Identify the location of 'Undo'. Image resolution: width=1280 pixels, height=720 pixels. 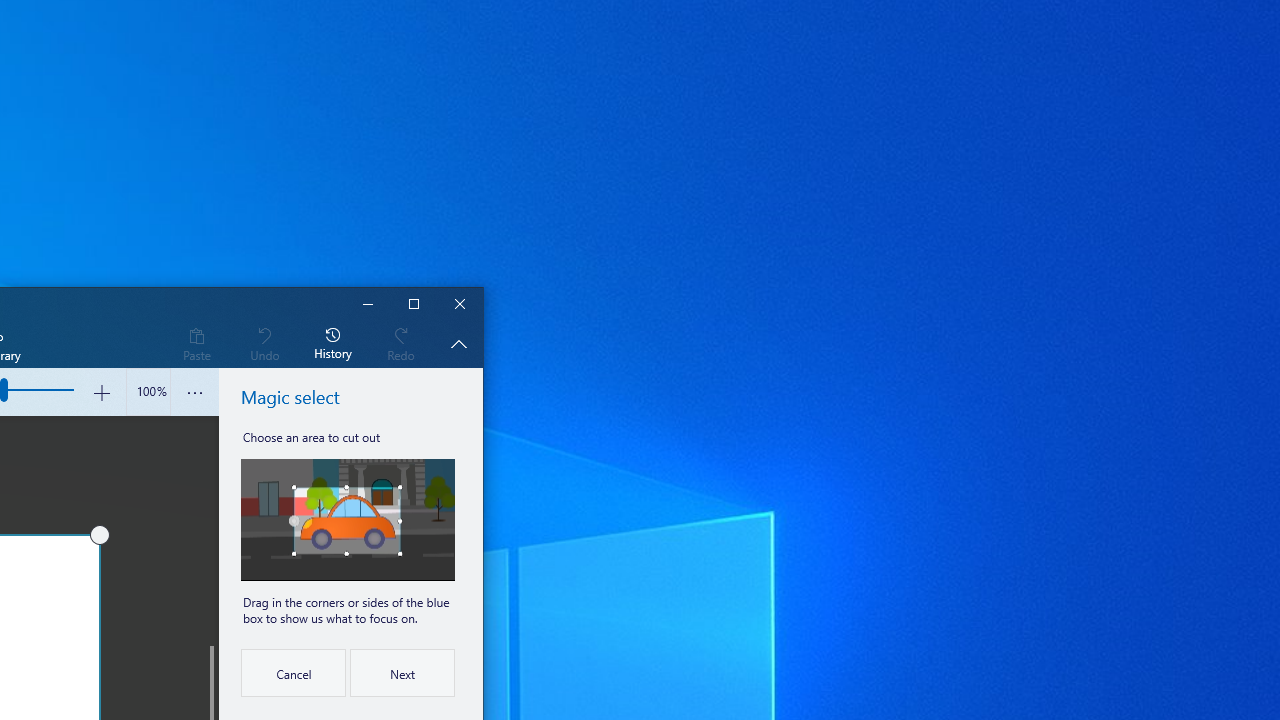
(263, 342).